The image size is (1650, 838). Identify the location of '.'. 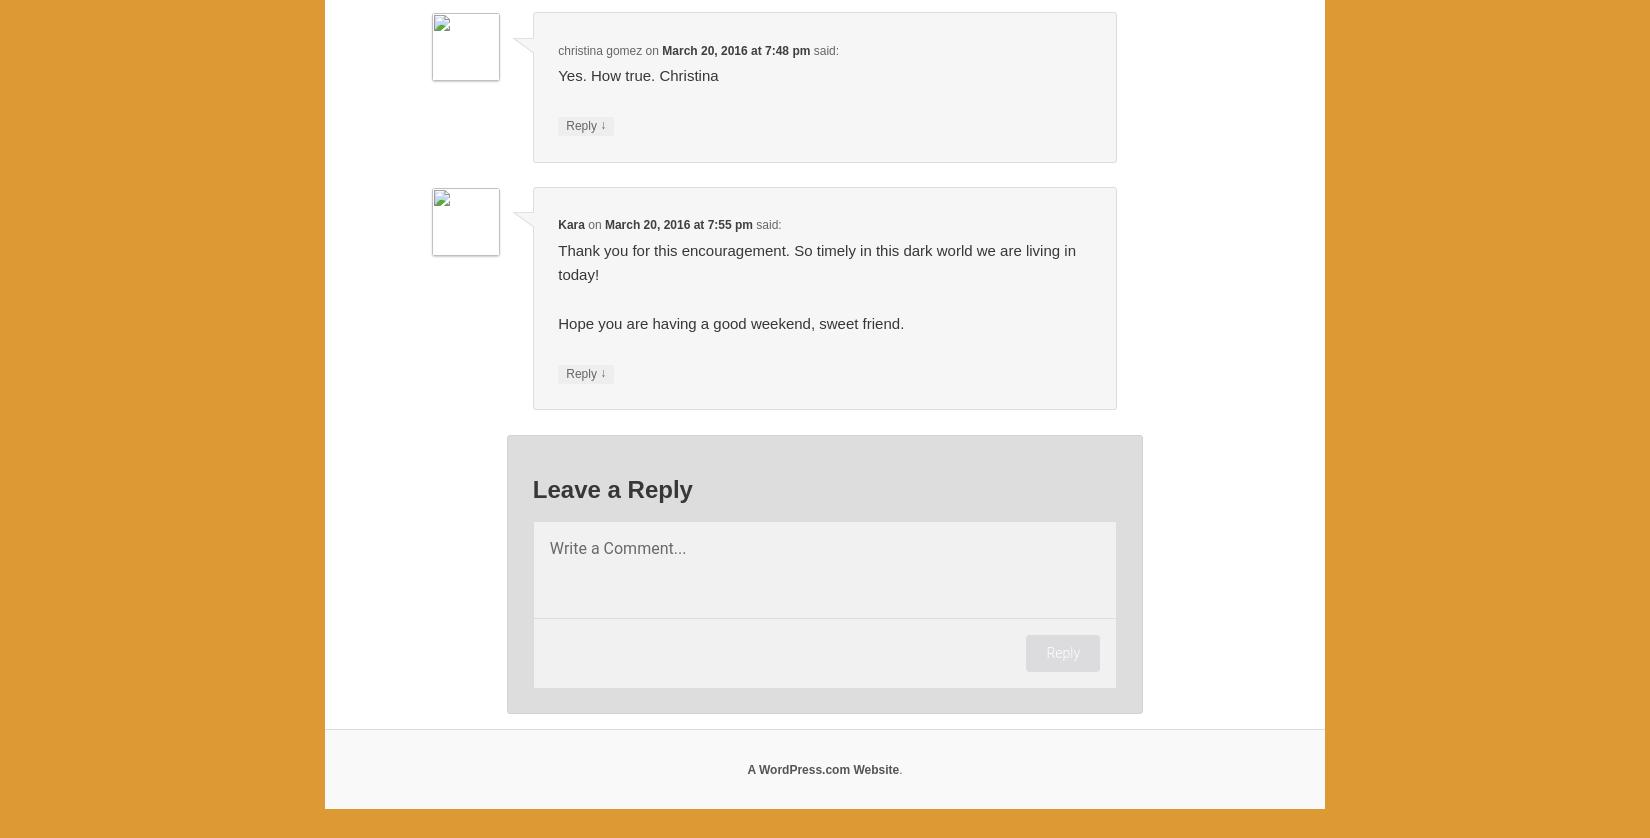
(900, 768).